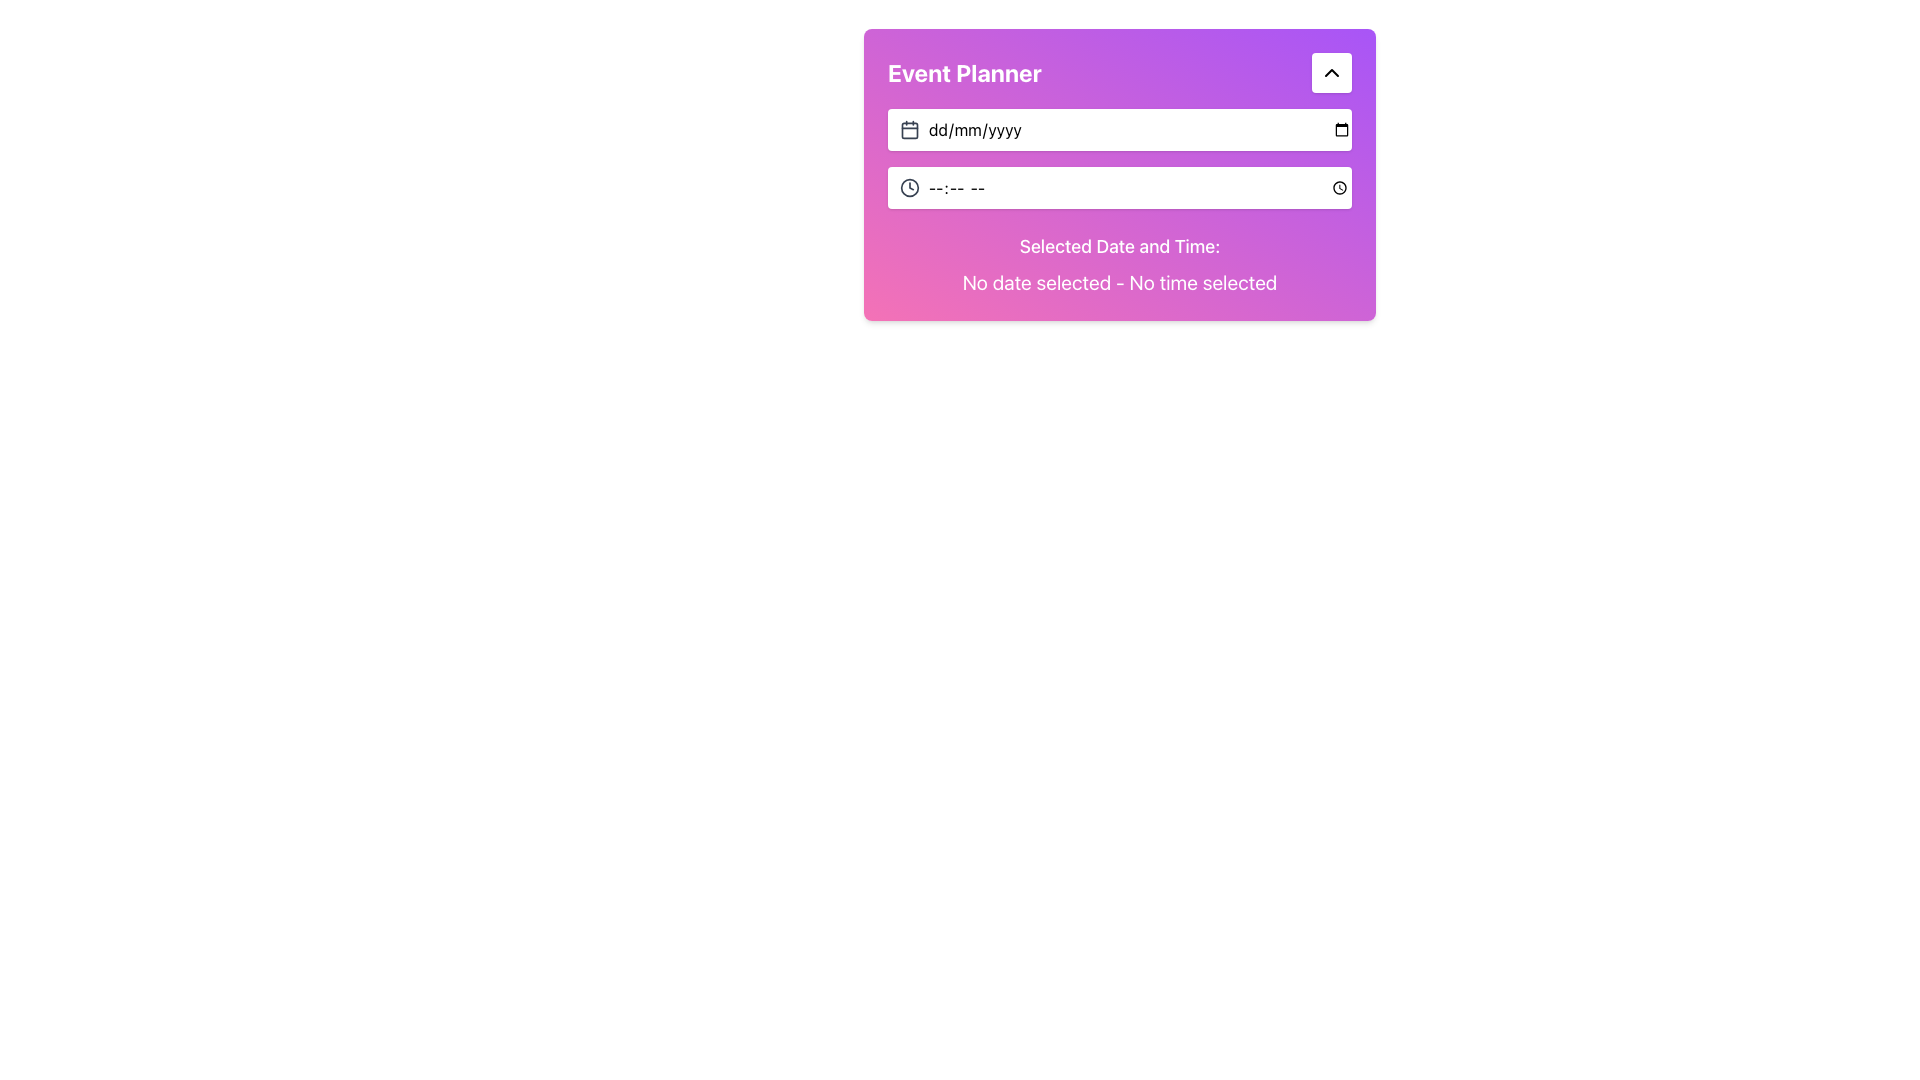  Describe the element at coordinates (909, 188) in the screenshot. I see `the clock icon located on the left side of the time selection input field in the 'Event Planner' panel` at that location.